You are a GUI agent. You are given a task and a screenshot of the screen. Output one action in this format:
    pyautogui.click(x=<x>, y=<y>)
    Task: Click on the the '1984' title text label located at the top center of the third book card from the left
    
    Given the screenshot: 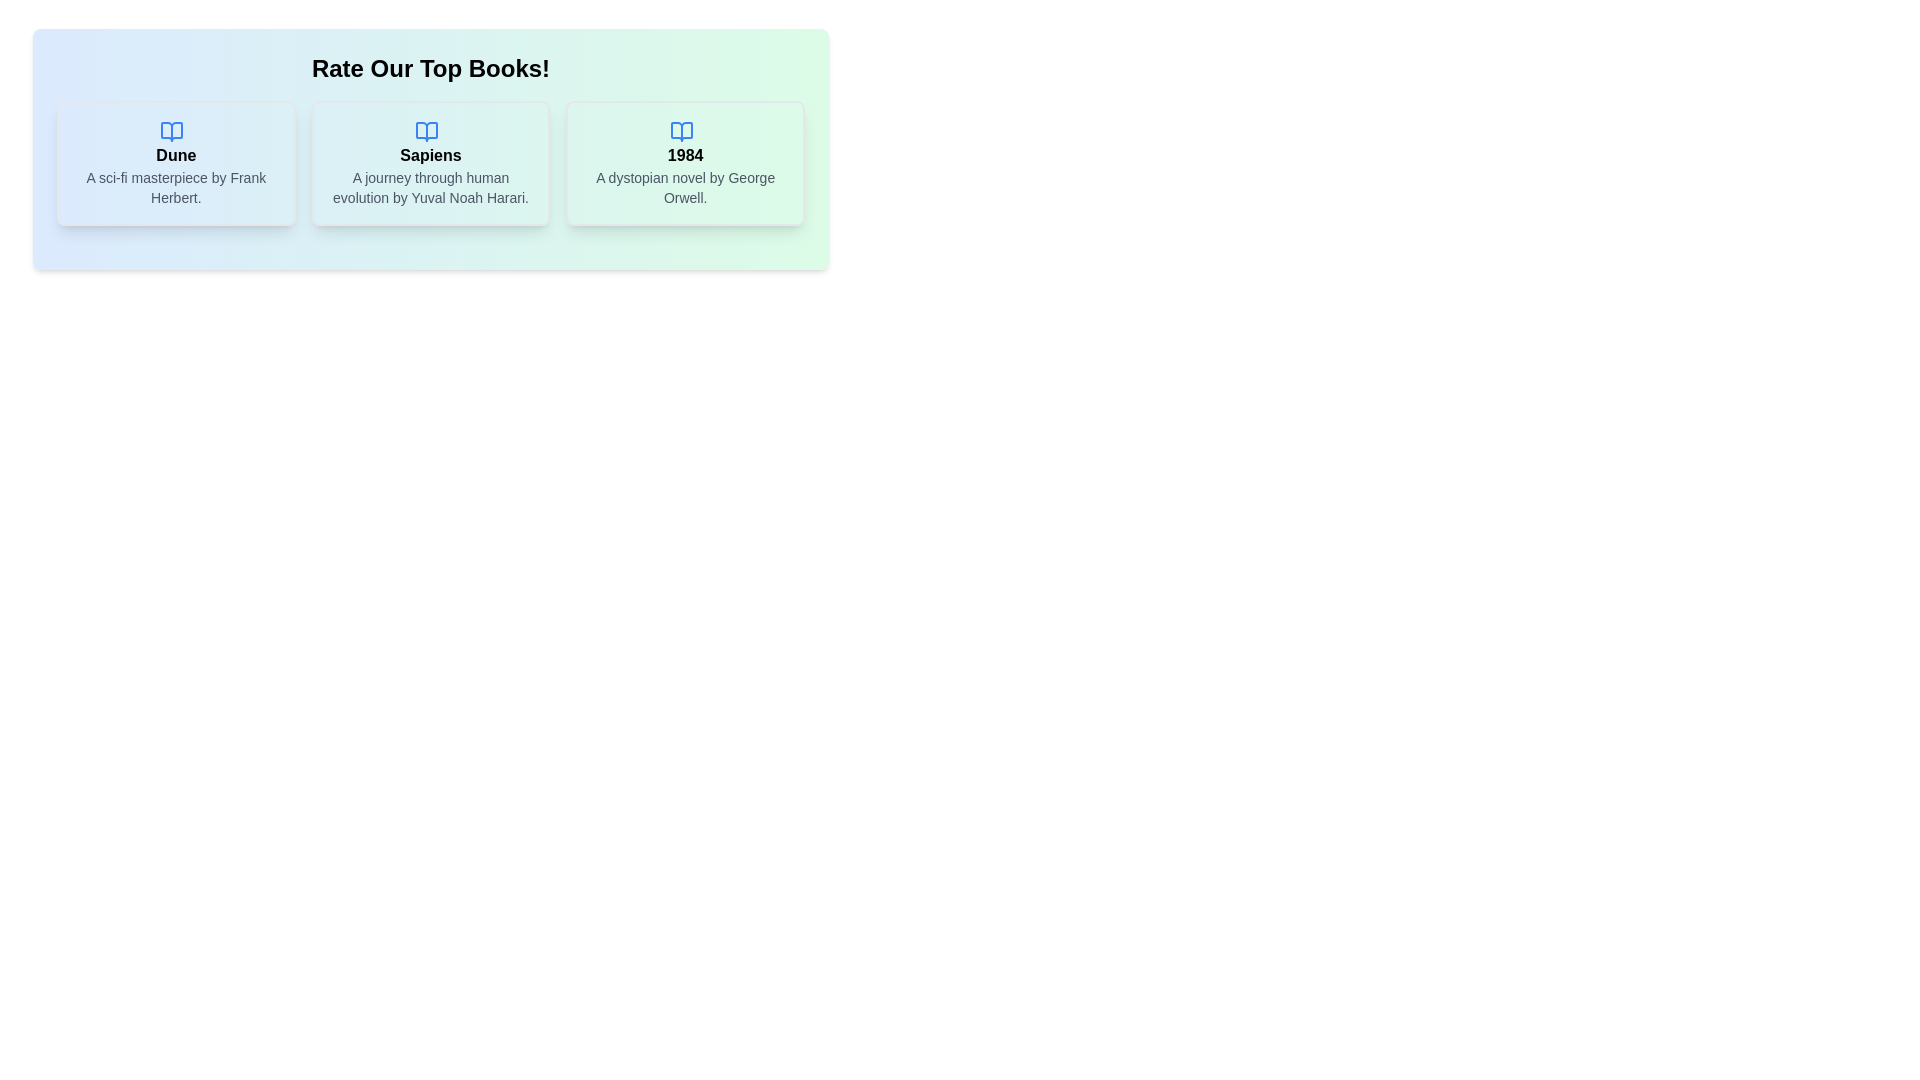 What is the action you would take?
    pyautogui.click(x=685, y=154)
    